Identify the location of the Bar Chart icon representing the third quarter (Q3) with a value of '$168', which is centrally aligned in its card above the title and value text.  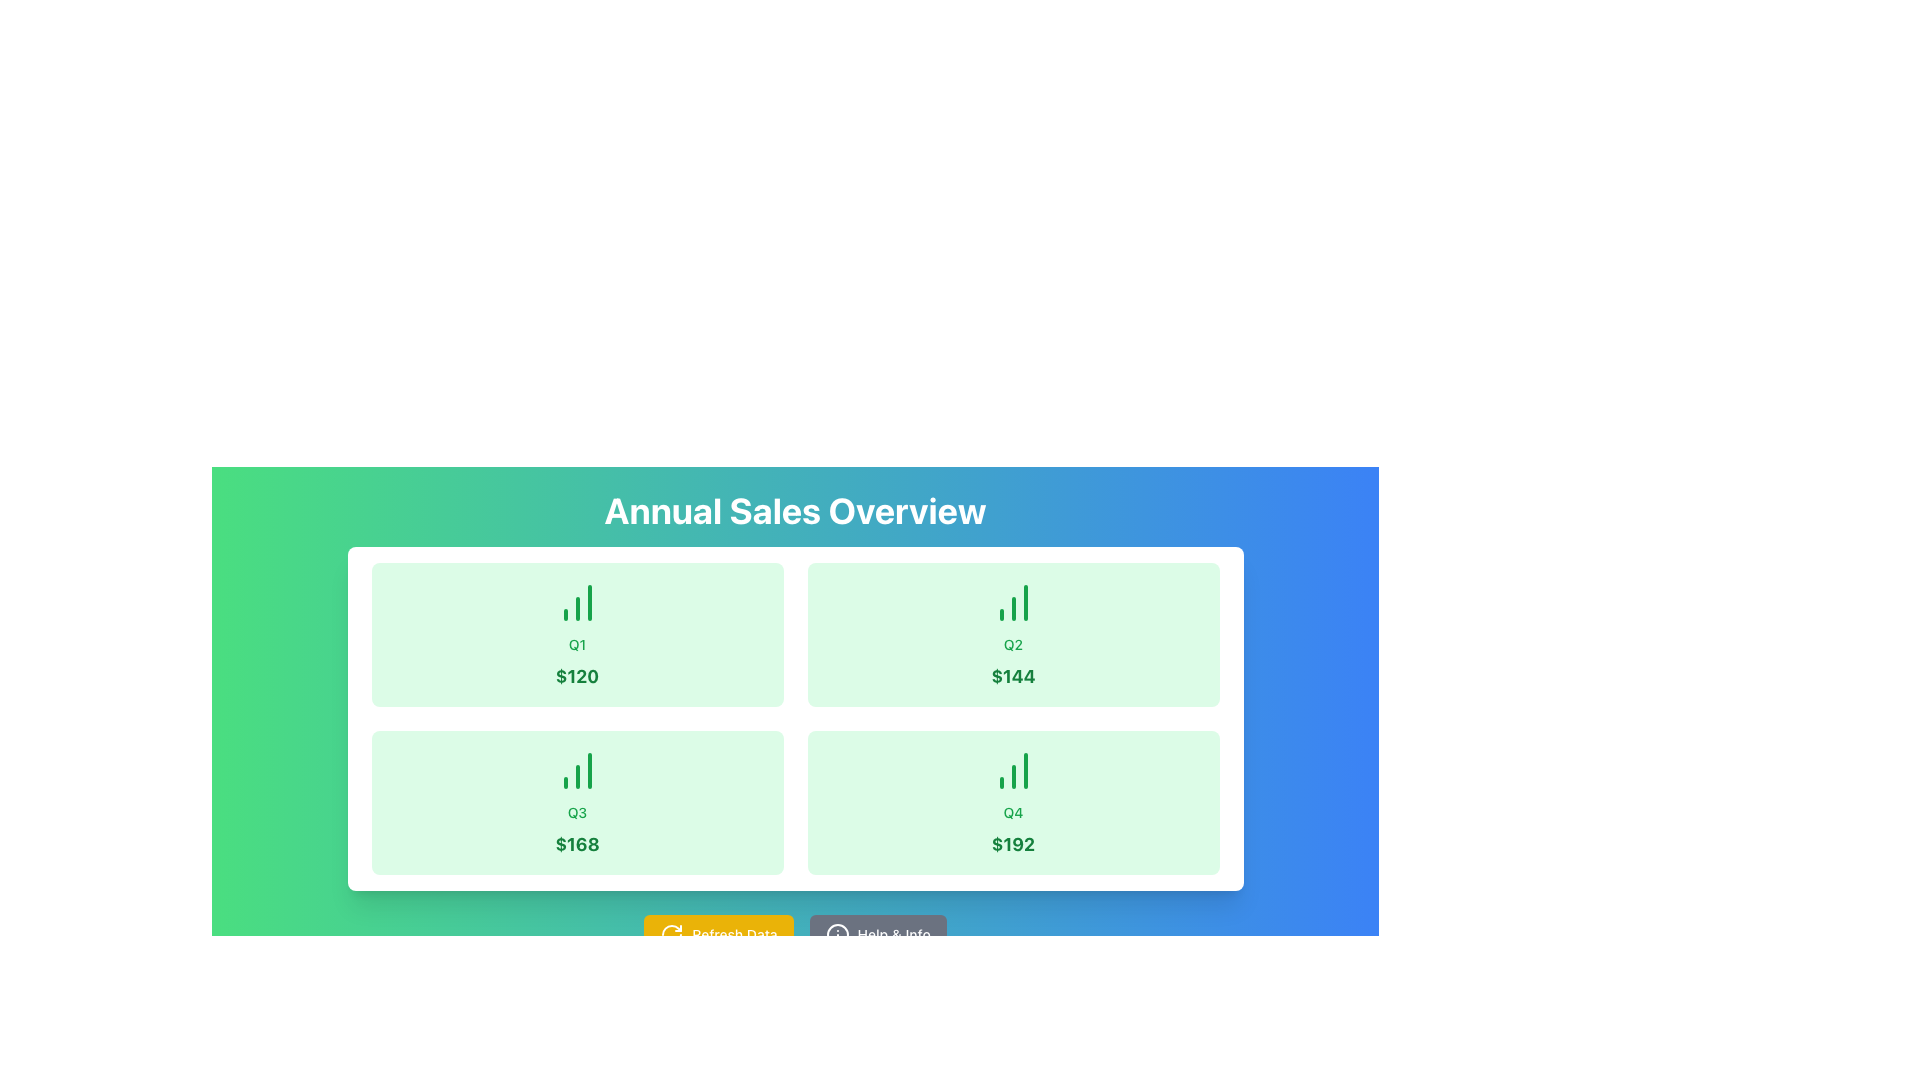
(576, 770).